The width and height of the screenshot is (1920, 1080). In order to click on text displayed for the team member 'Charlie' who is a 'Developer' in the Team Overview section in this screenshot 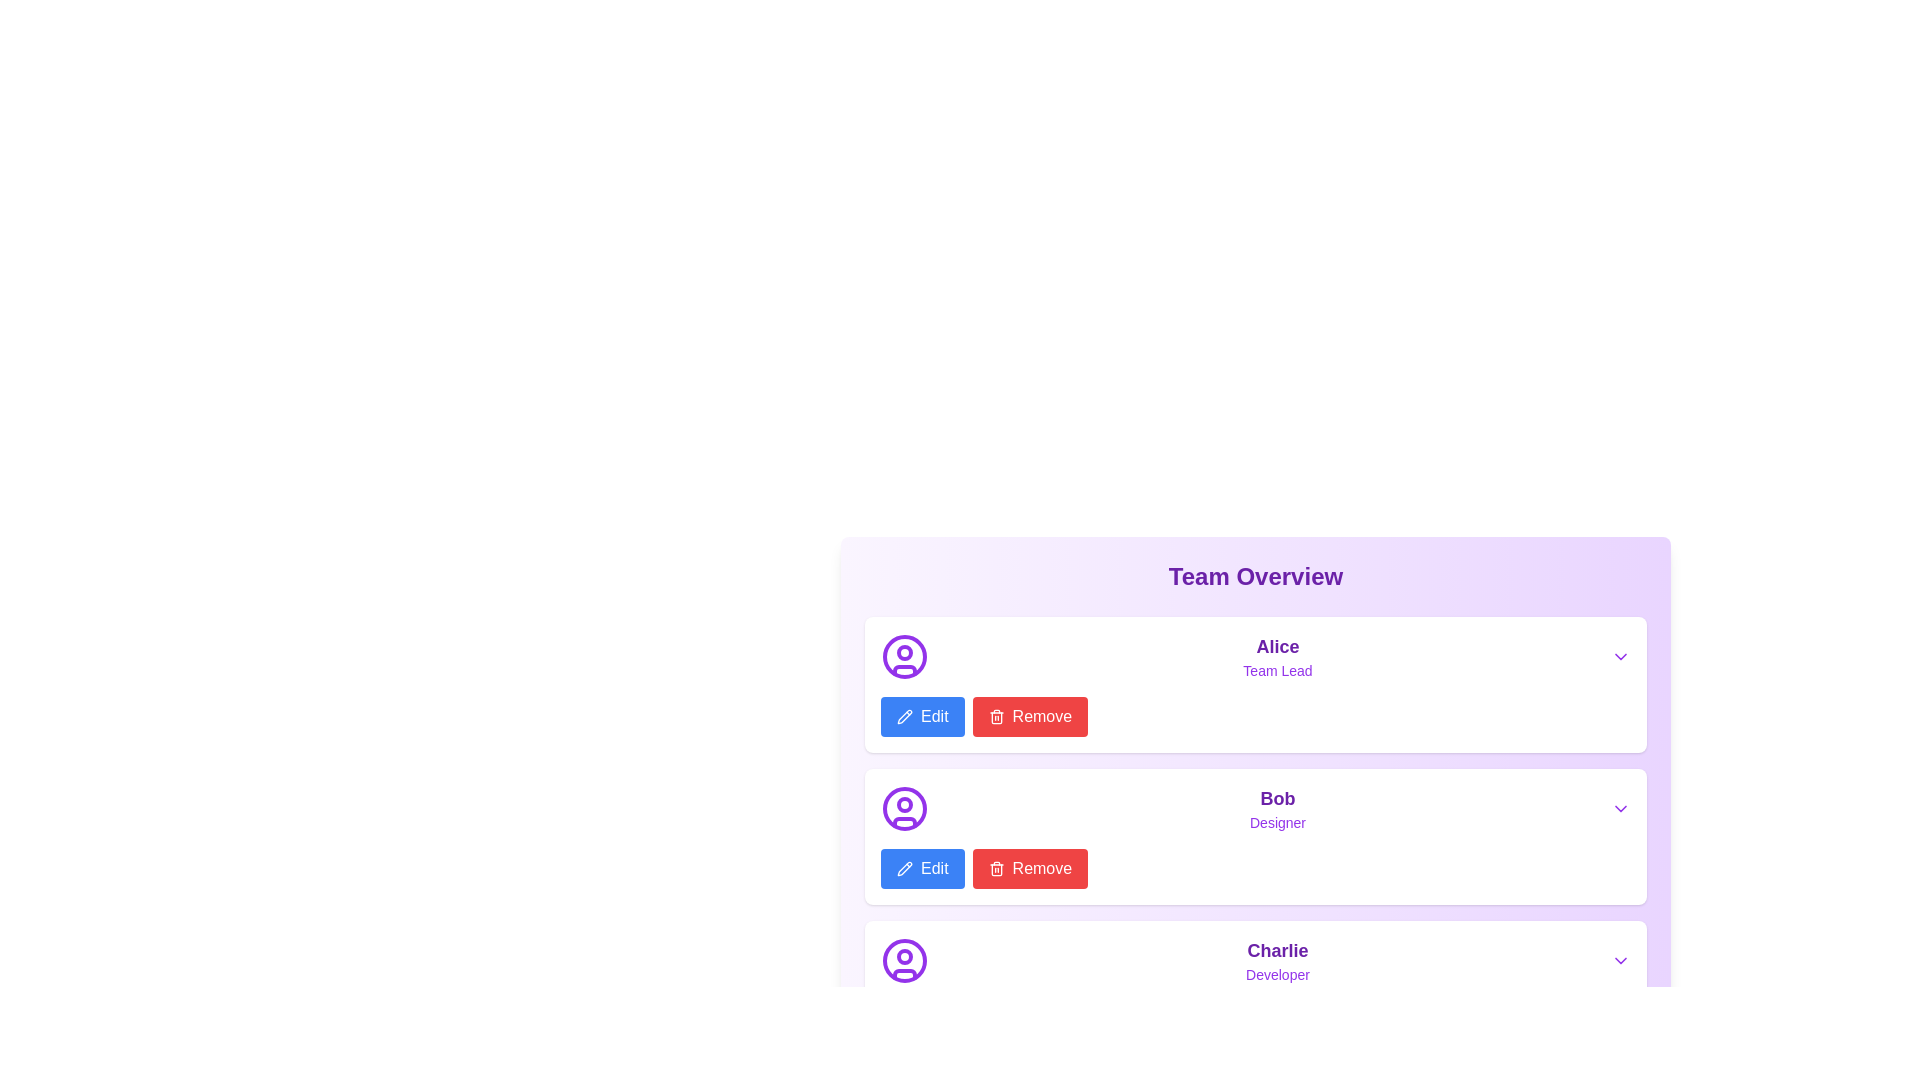, I will do `click(1276, 959)`.